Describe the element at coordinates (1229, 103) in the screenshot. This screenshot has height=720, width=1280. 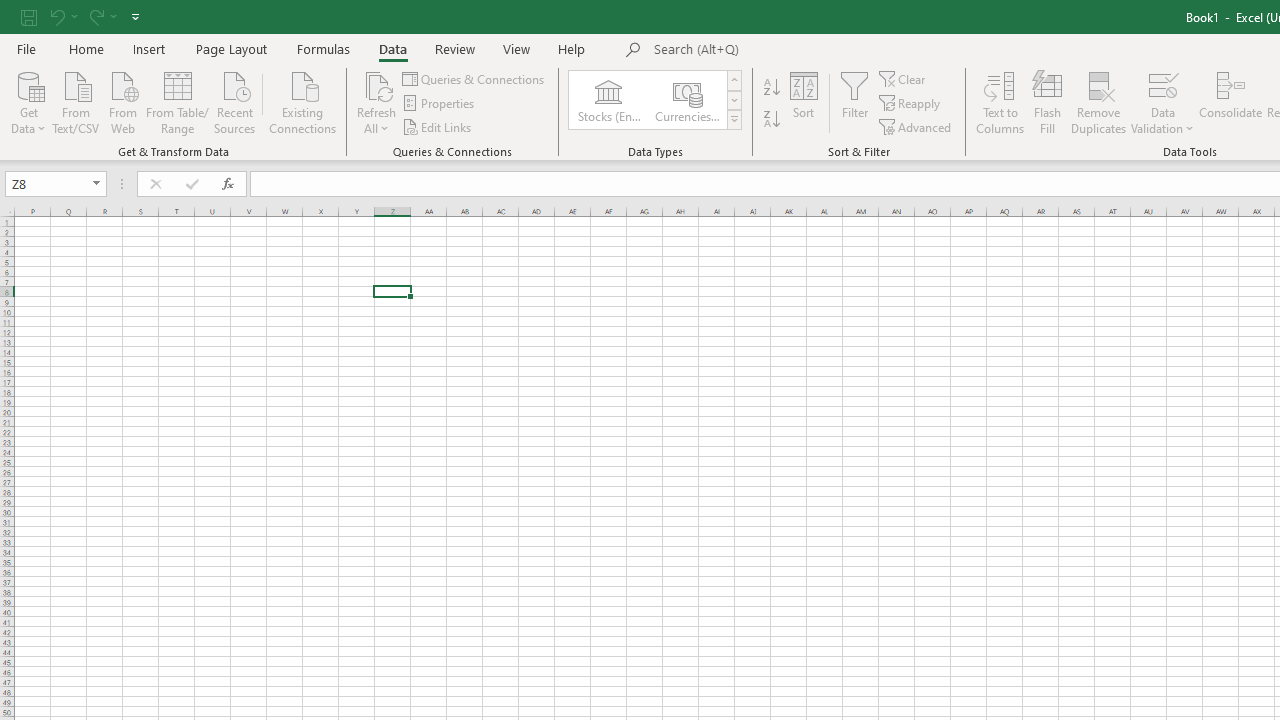
I see `'Consolidate...'` at that location.